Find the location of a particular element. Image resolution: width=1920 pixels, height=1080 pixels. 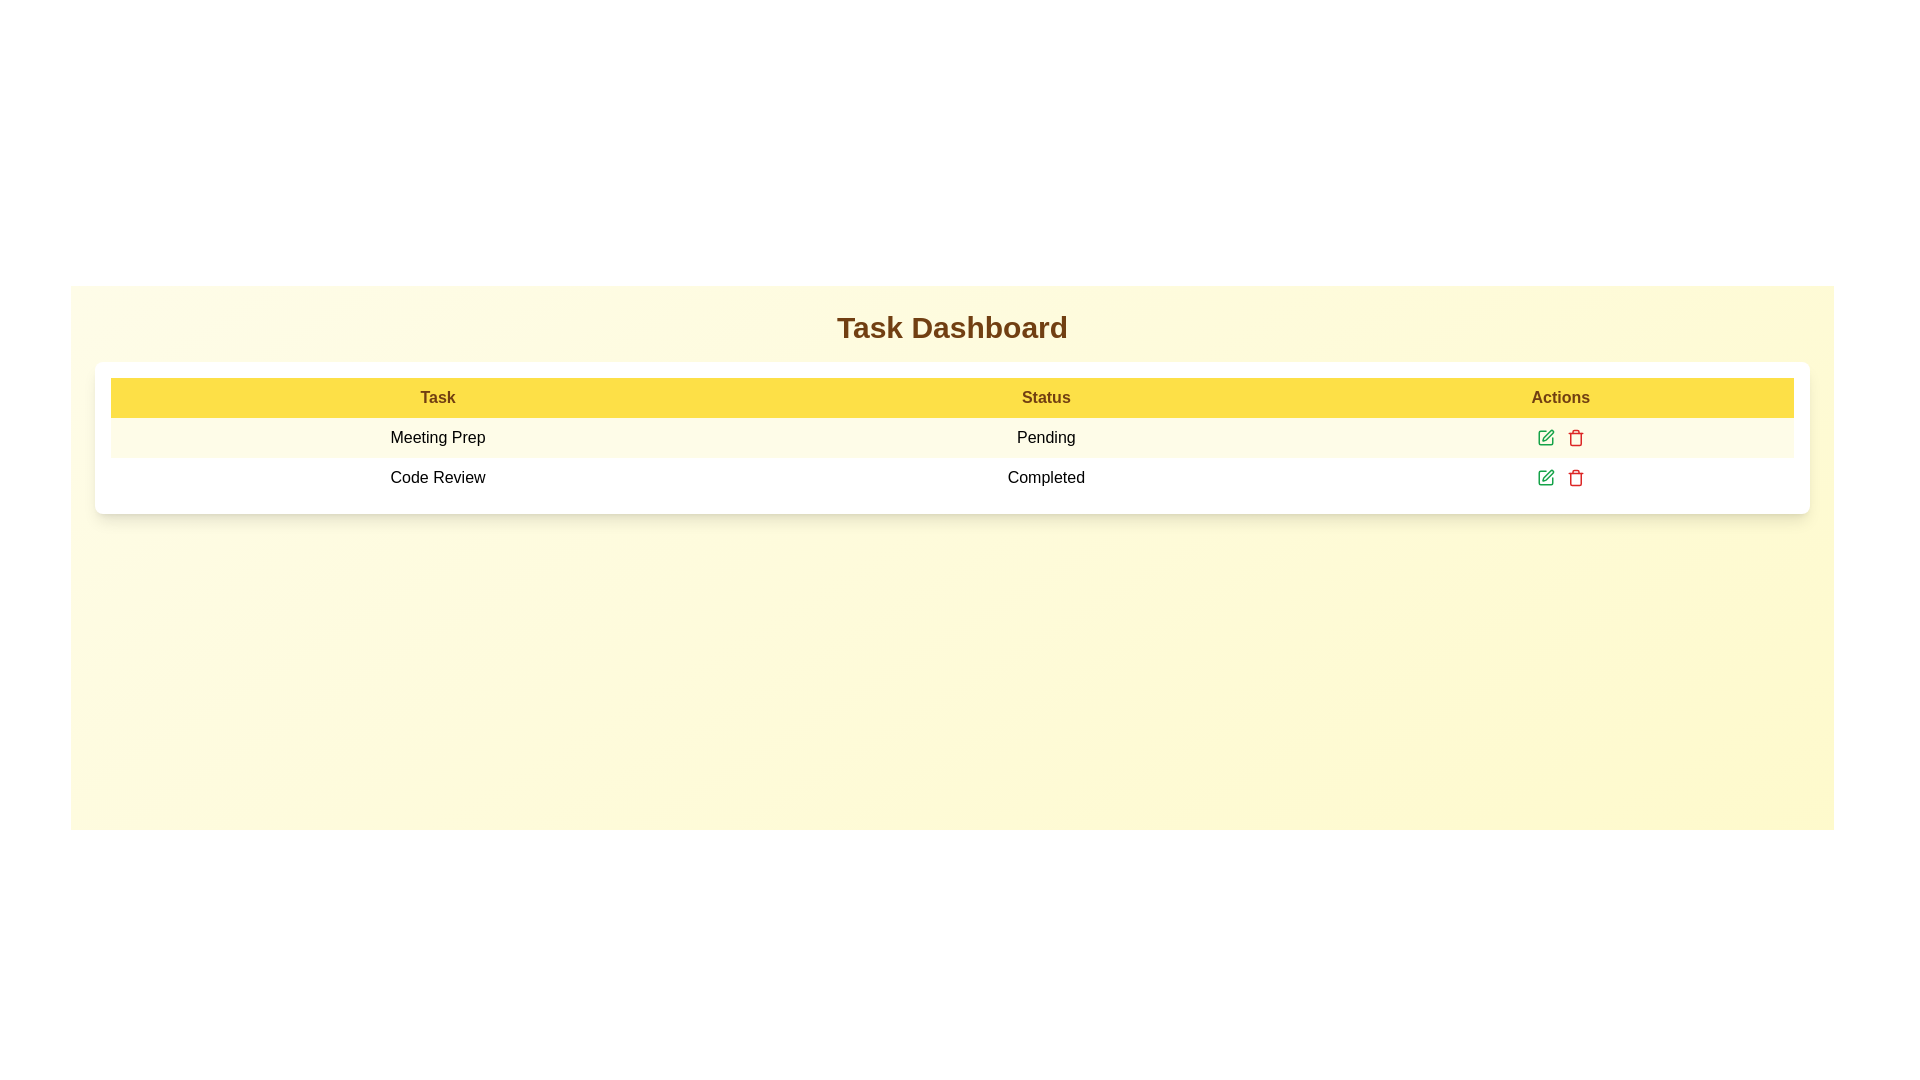

the green icon button with a pen overlay located in the 'Actions' column of the 'Meeting Prep' row to initiate editing is located at coordinates (1544, 437).